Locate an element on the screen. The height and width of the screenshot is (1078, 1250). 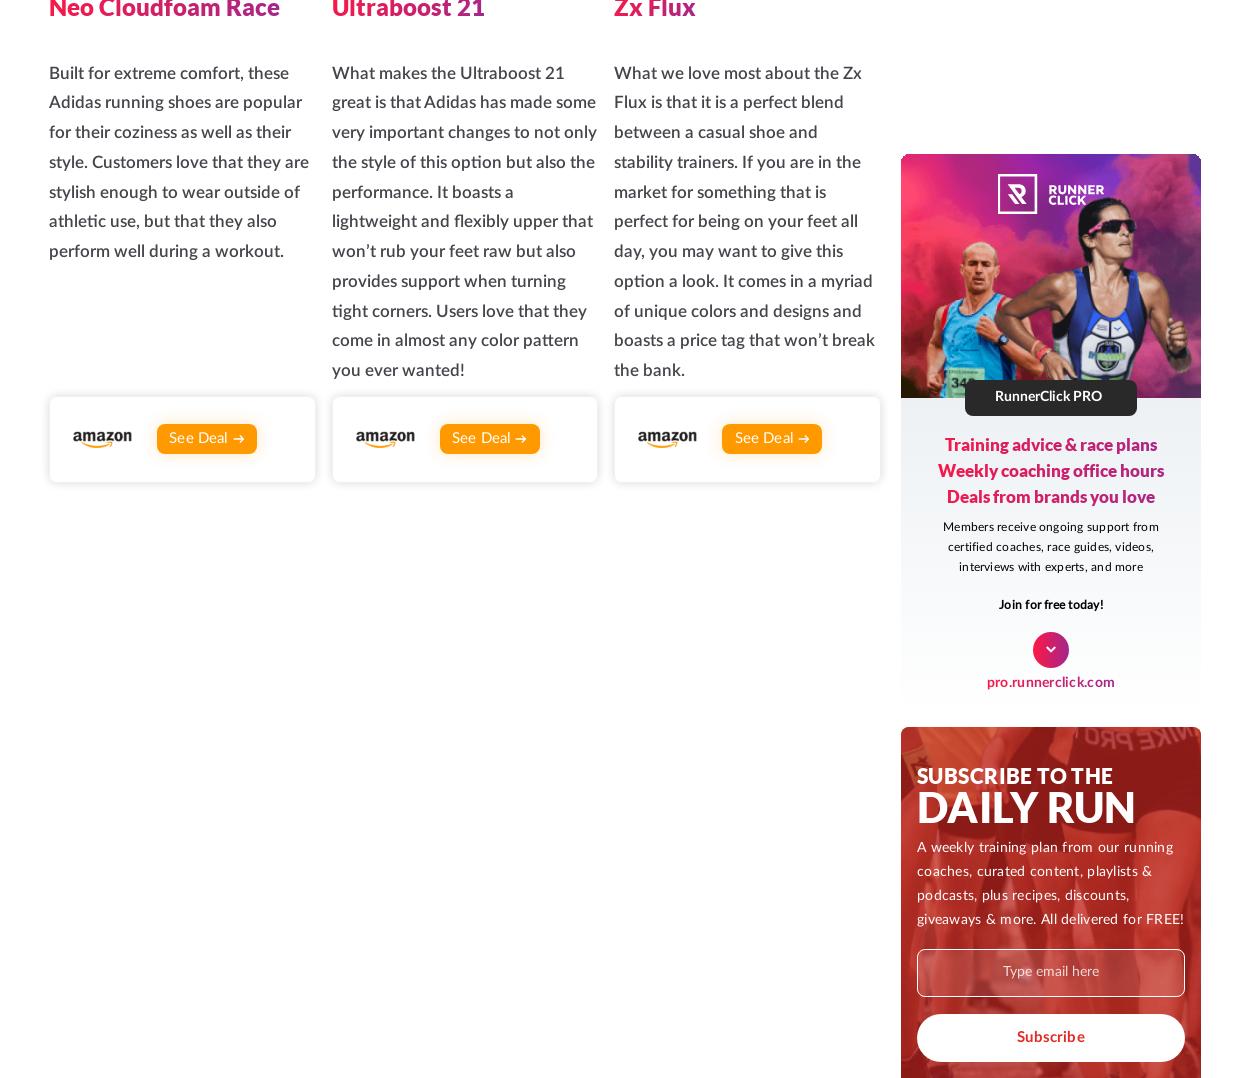
'Inside RunnerClick Pro, runners of all strengths come together to meet and support one another, get answers to burning questions, learn from experts, participate in personal challenges, and more.' is located at coordinates (464, 210).